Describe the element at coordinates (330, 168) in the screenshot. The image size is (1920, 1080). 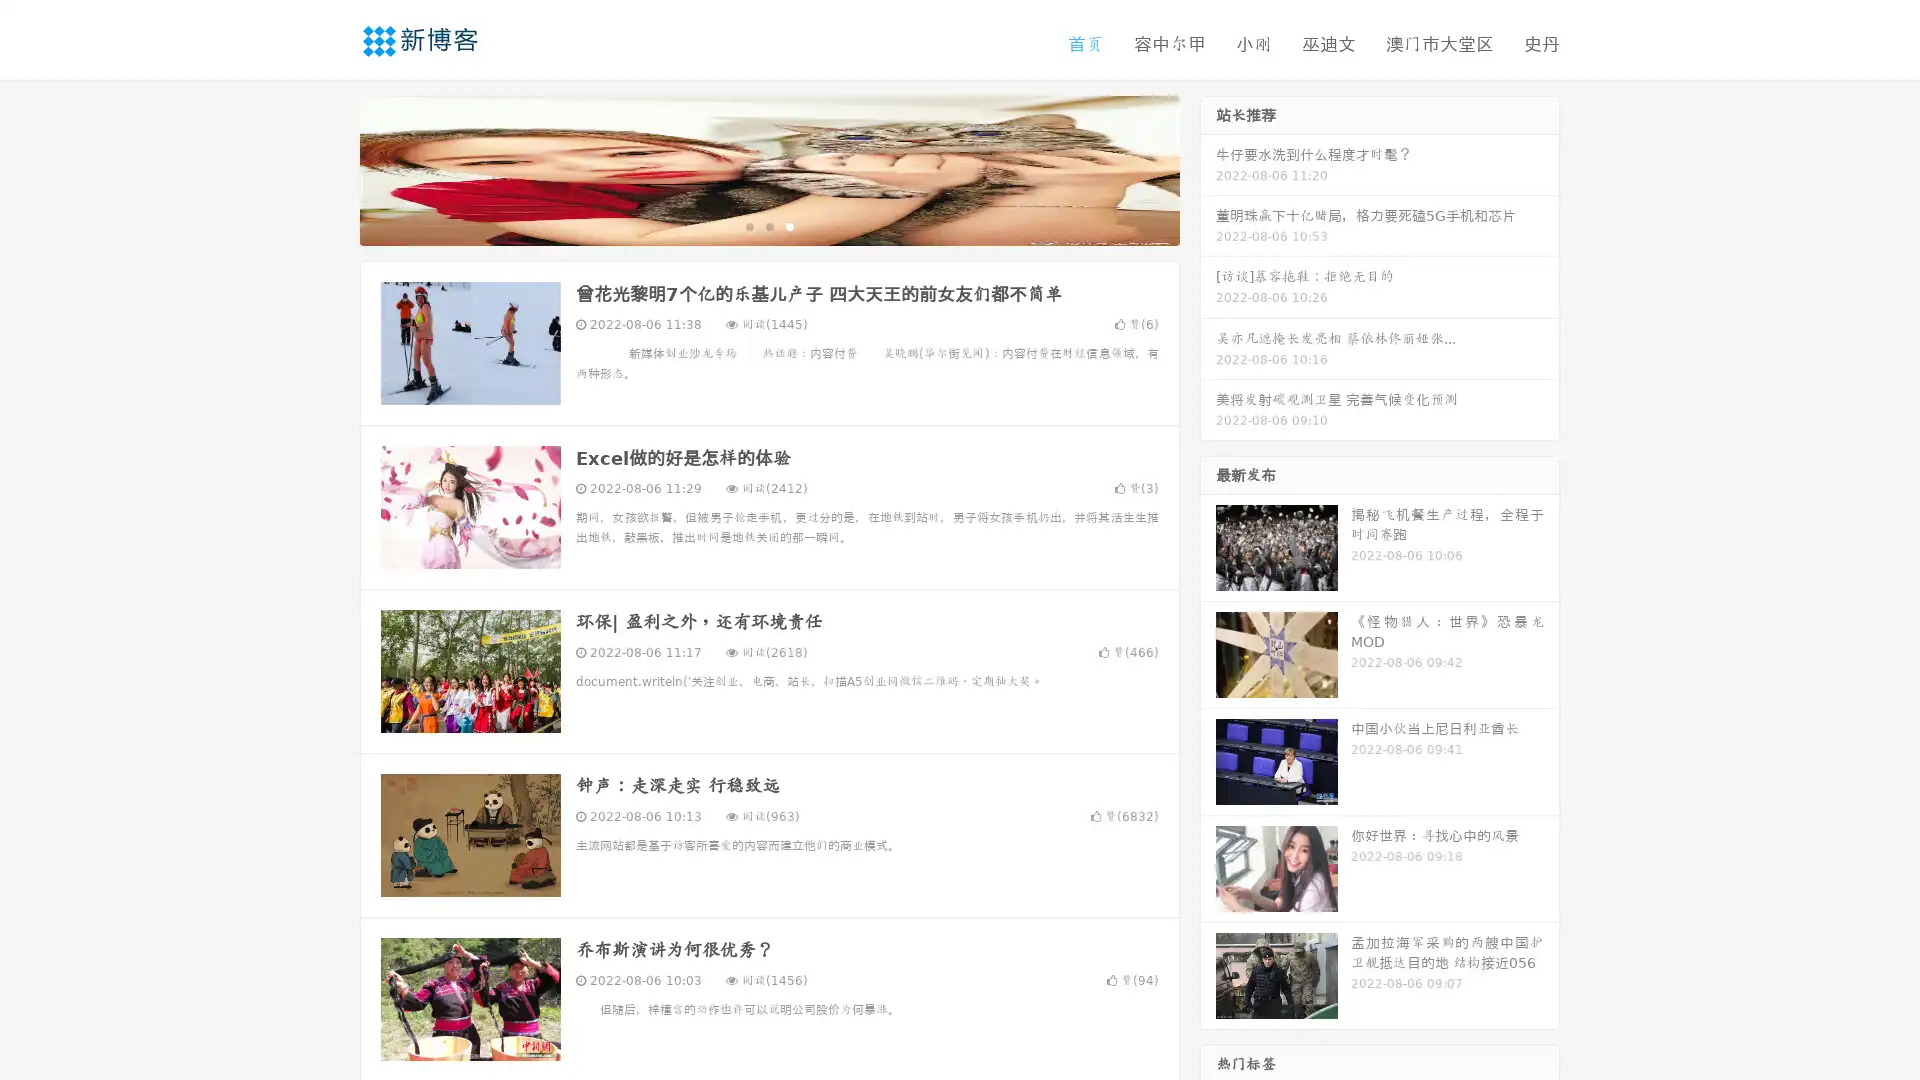
I see `Previous slide` at that location.